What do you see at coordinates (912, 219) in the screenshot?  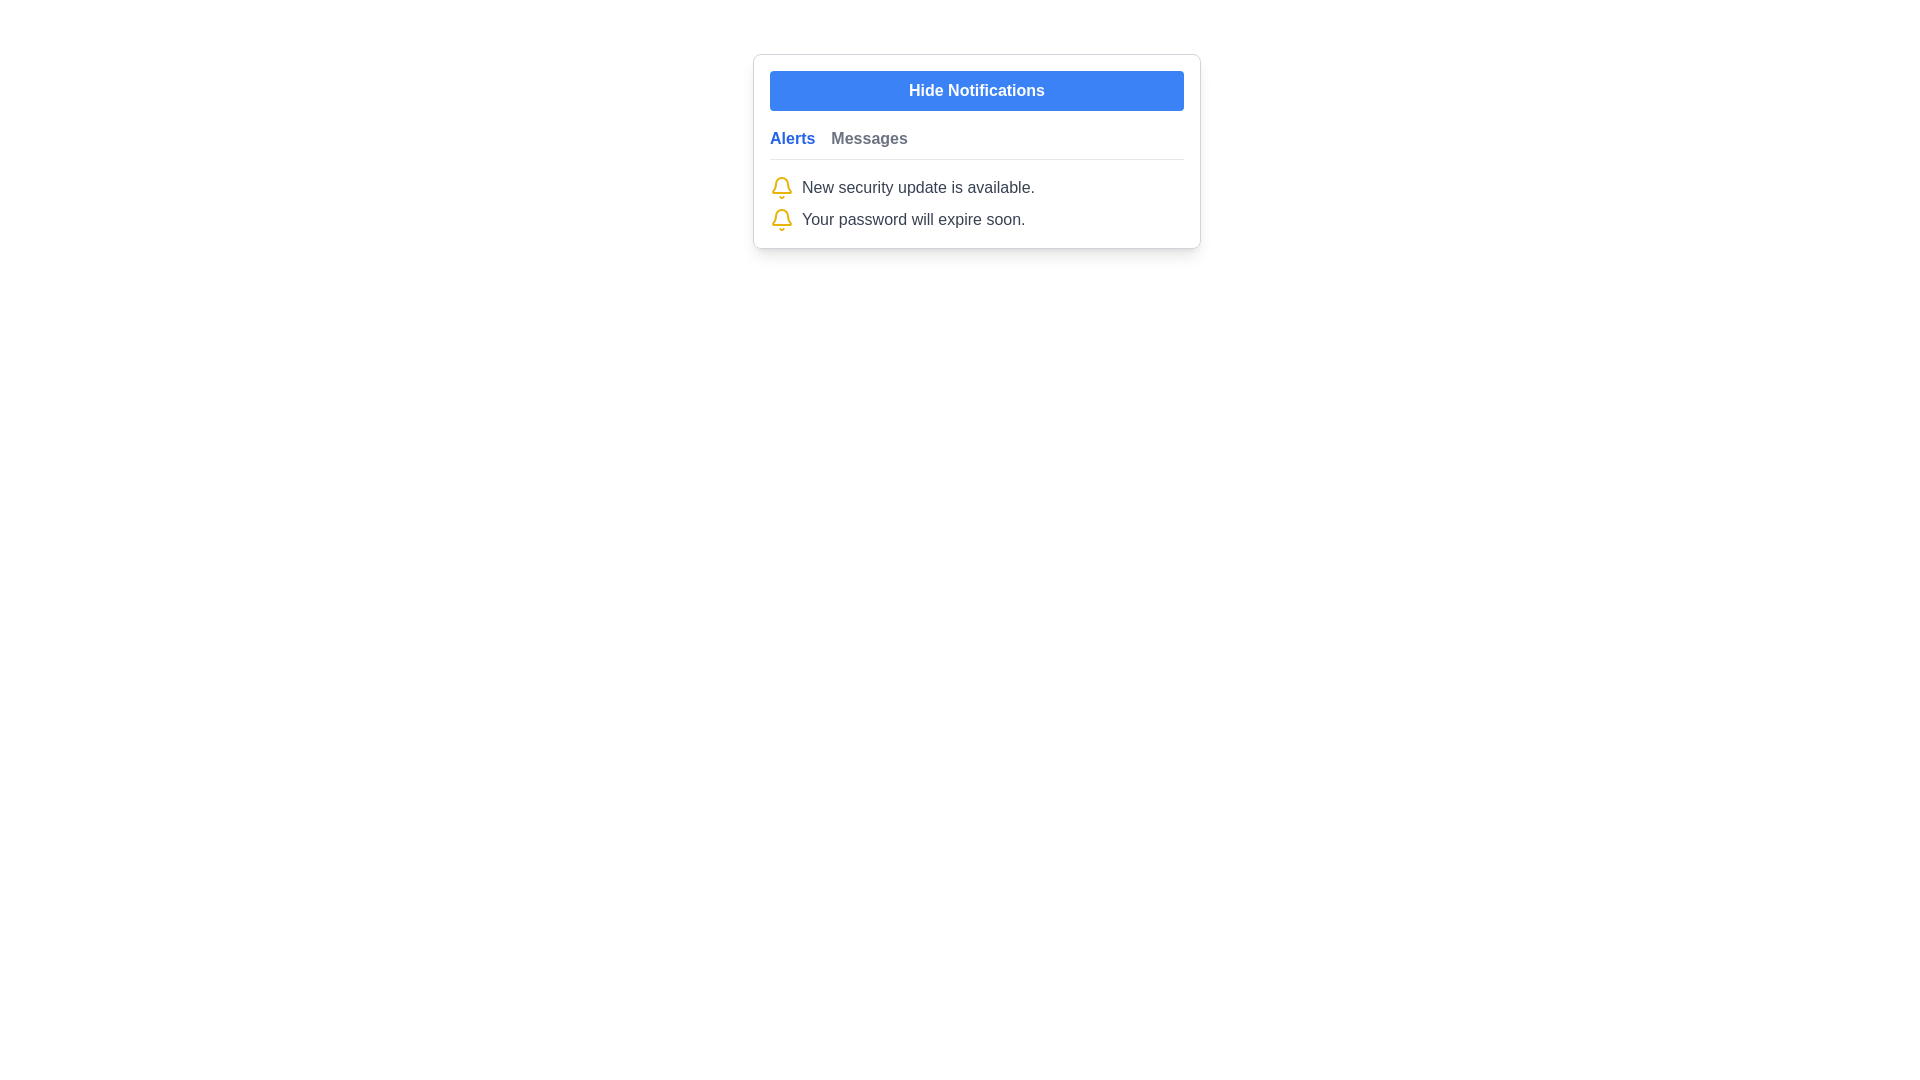 I see `the notification label indicating that the user's password will expire shortly, which is positioned in the notification dropdown after a bell icon` at bounding box center [912, 219].